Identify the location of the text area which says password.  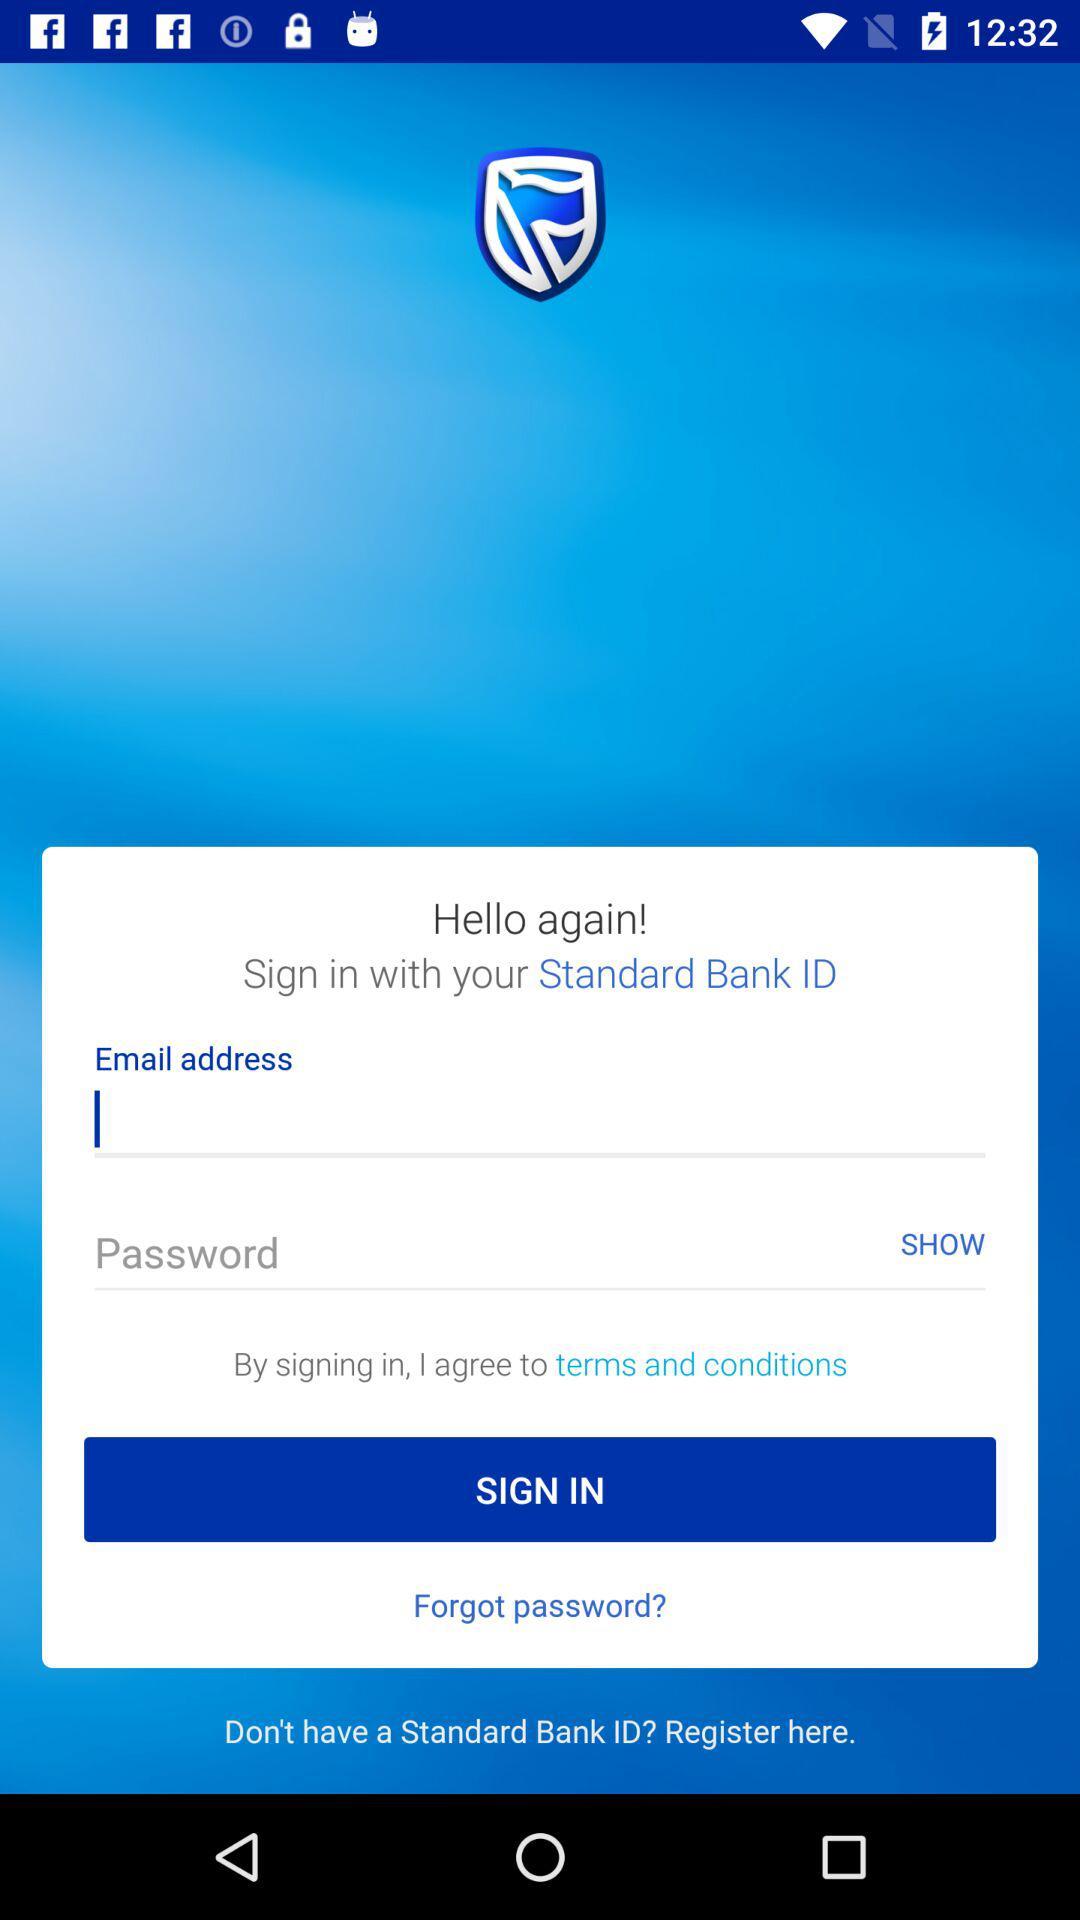
(540, 1242).